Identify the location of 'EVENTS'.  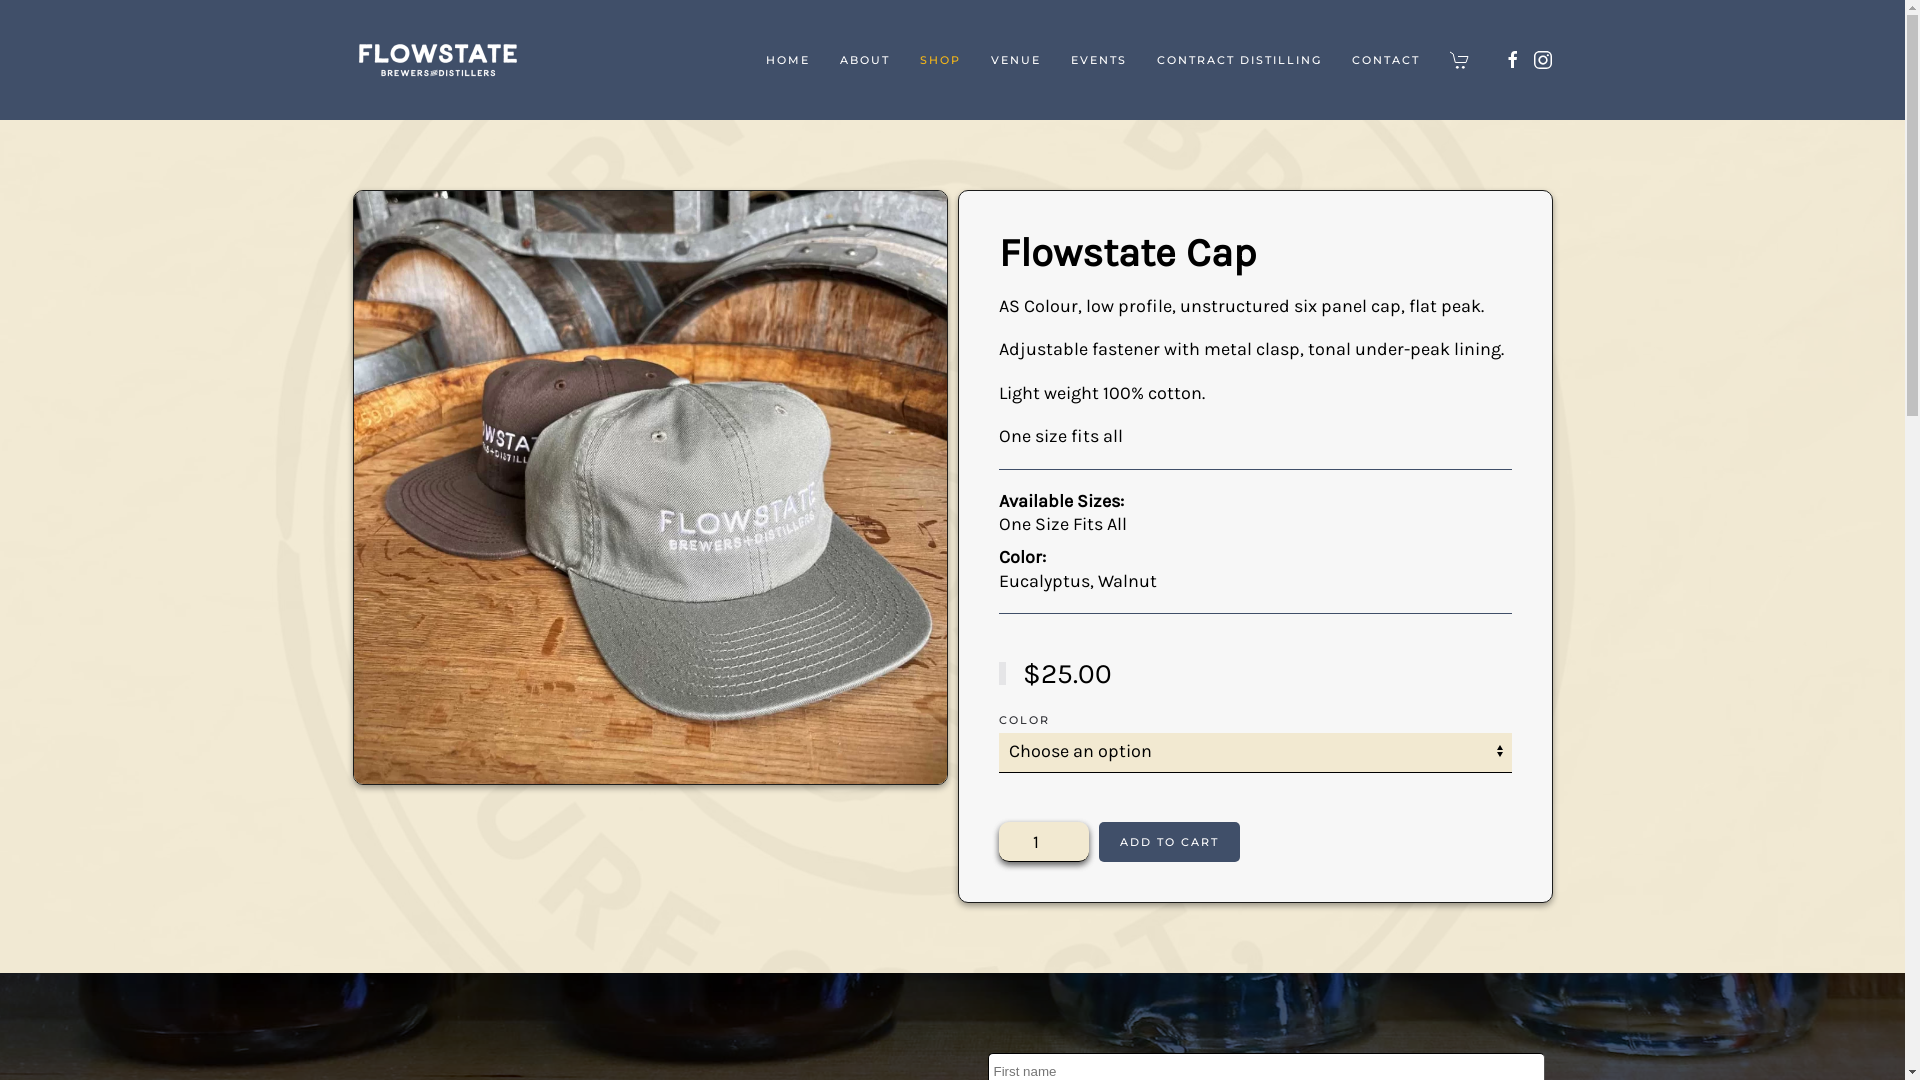
(1098, 59).